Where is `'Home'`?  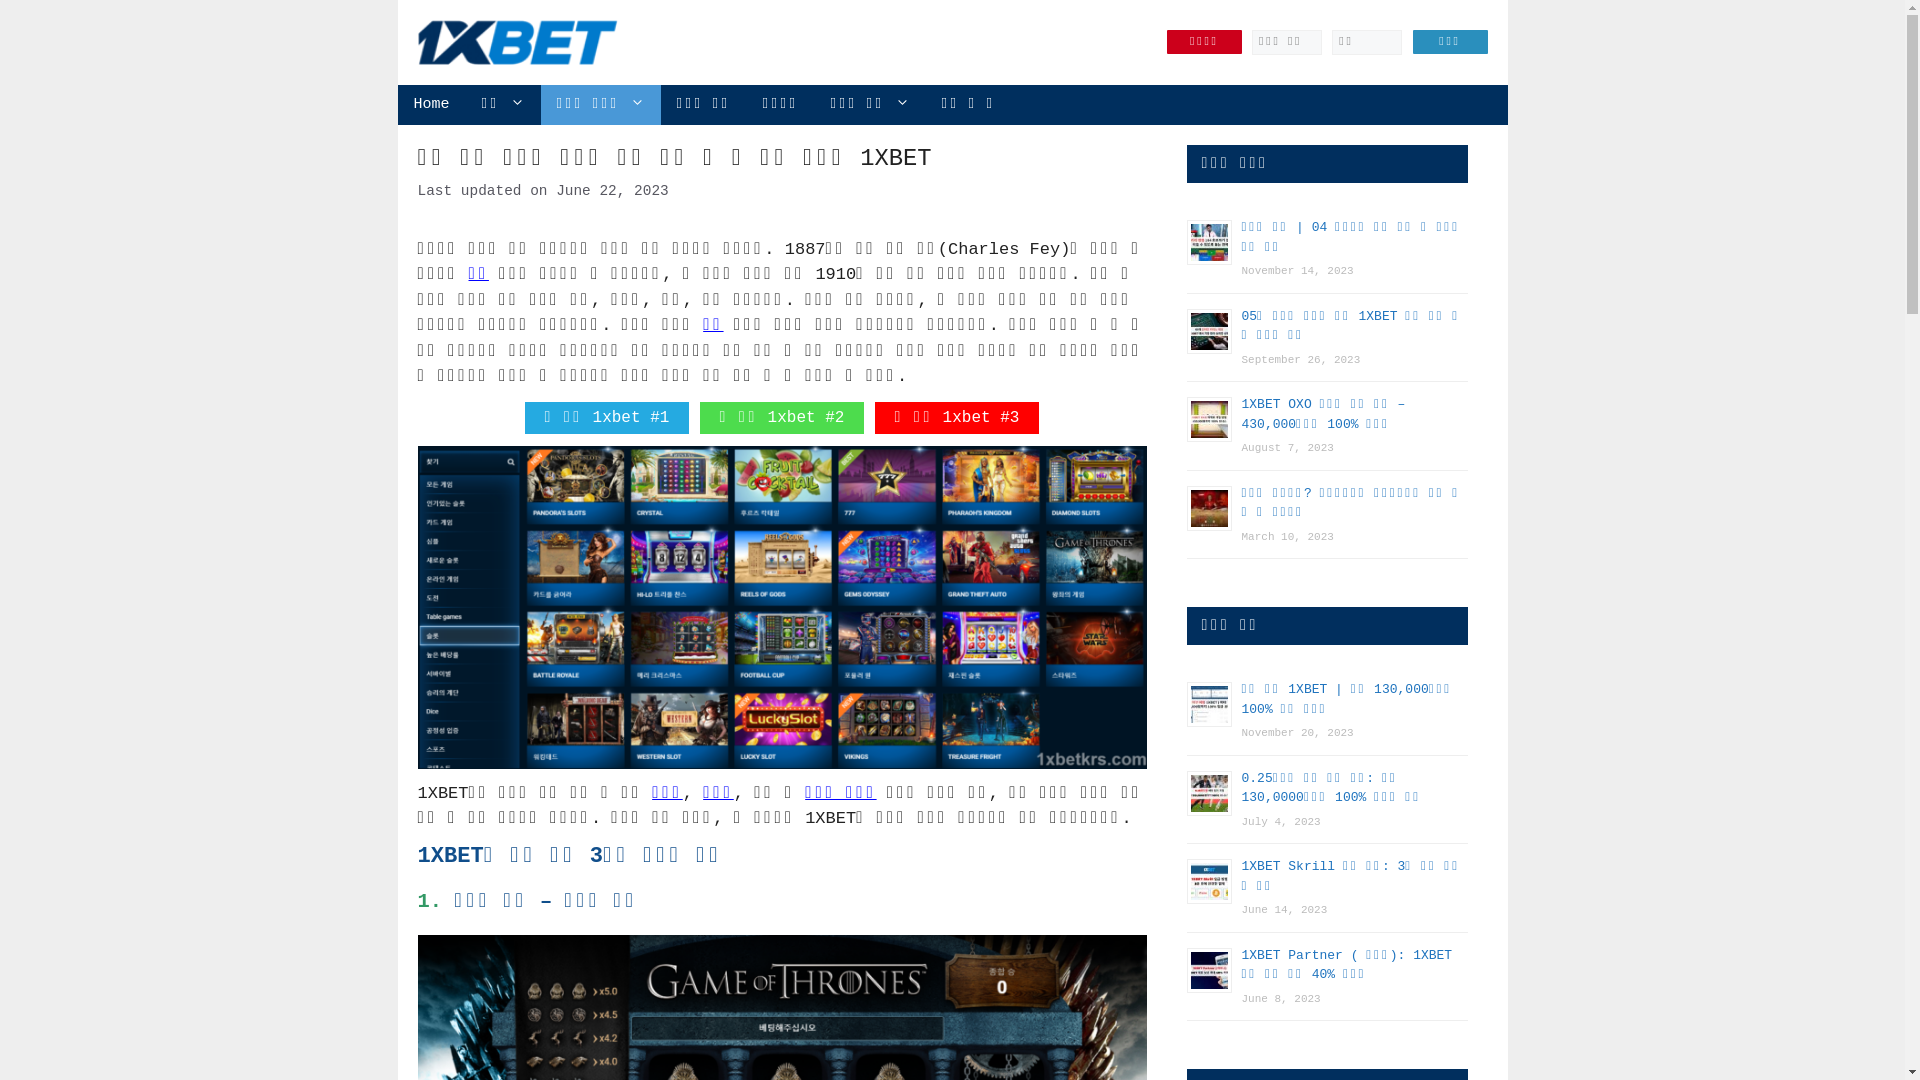 'Home' is located at coordinates (398, 104).